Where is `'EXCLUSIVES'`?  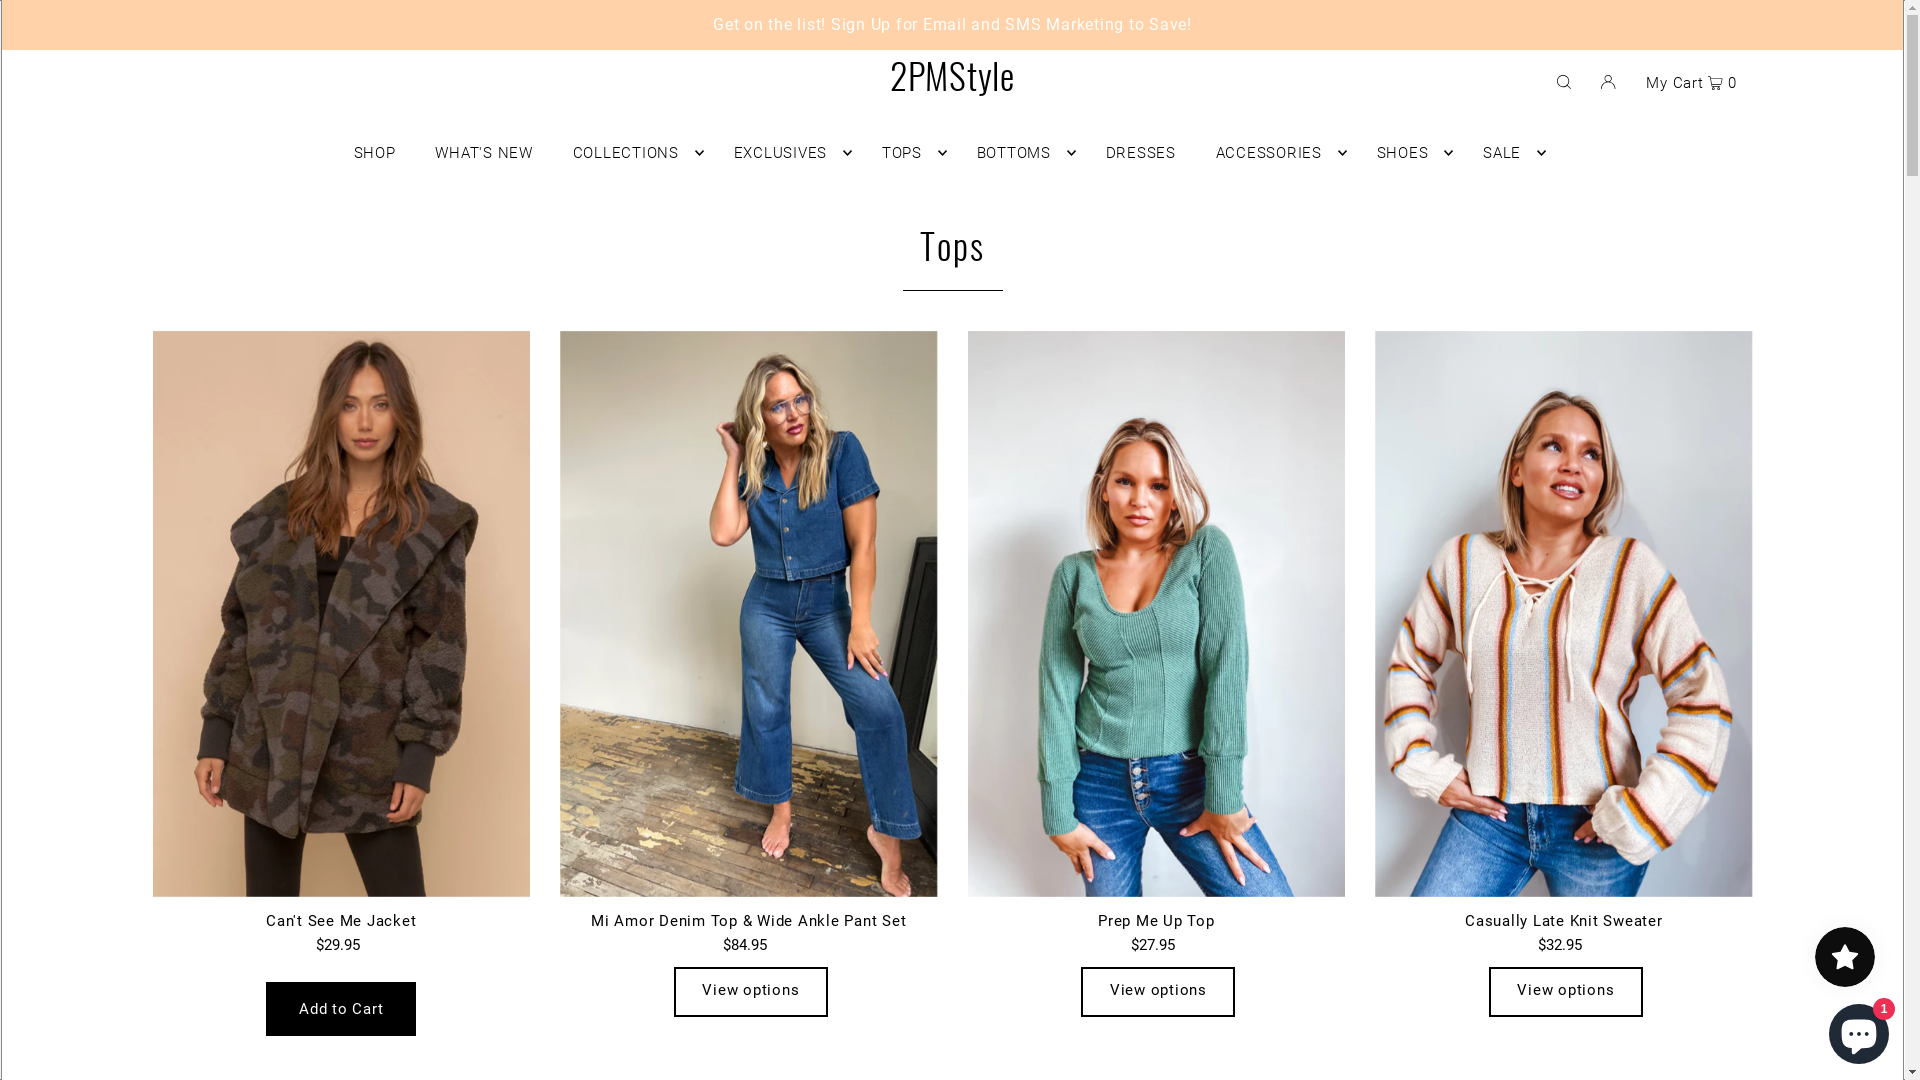 'EXCLUSIVES' is located at coordinates (723, 152).